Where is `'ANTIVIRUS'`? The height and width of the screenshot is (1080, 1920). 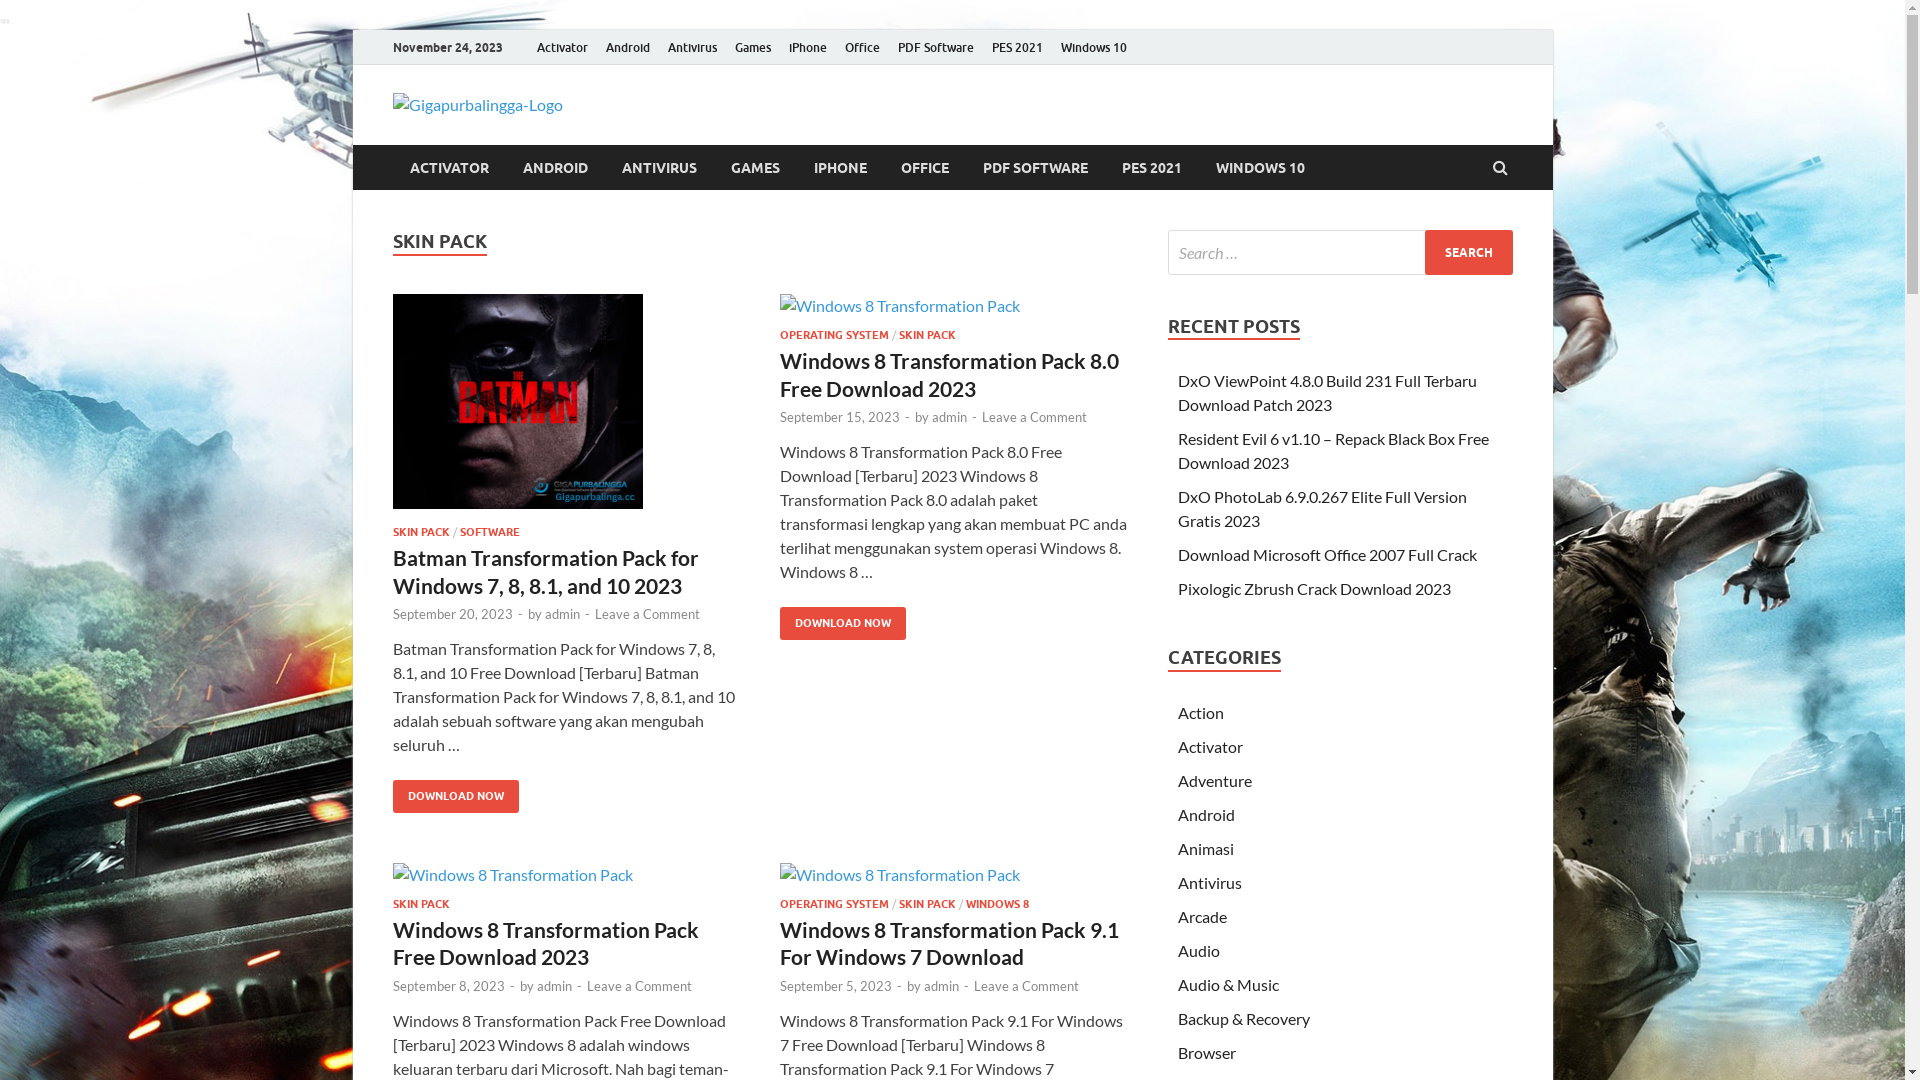 'ANTIVIRUS' is located at coordinates (658, 166).